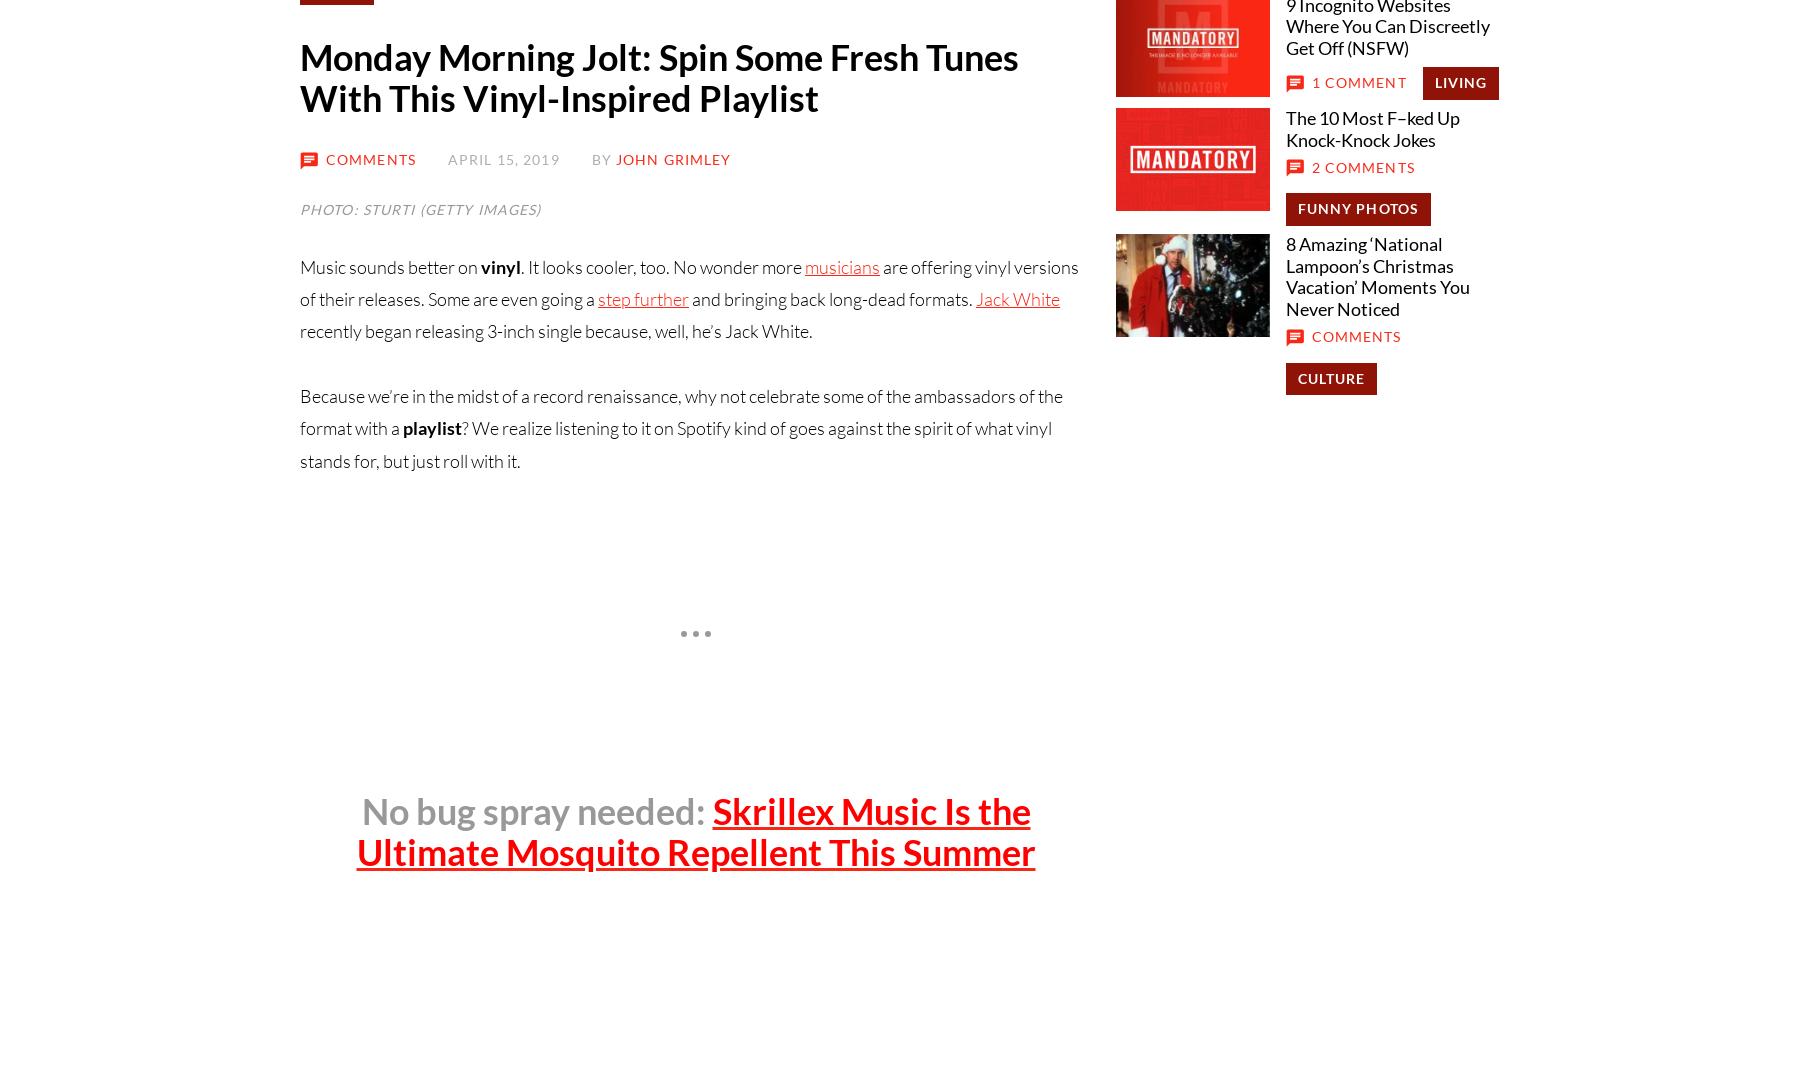 The width and height of the screenshot is (1800, 1079). What do you see at coordinates (747, 544) in the screenshot?
I see `'Evolve Media Holdings'` at bounding box center [747, 544].